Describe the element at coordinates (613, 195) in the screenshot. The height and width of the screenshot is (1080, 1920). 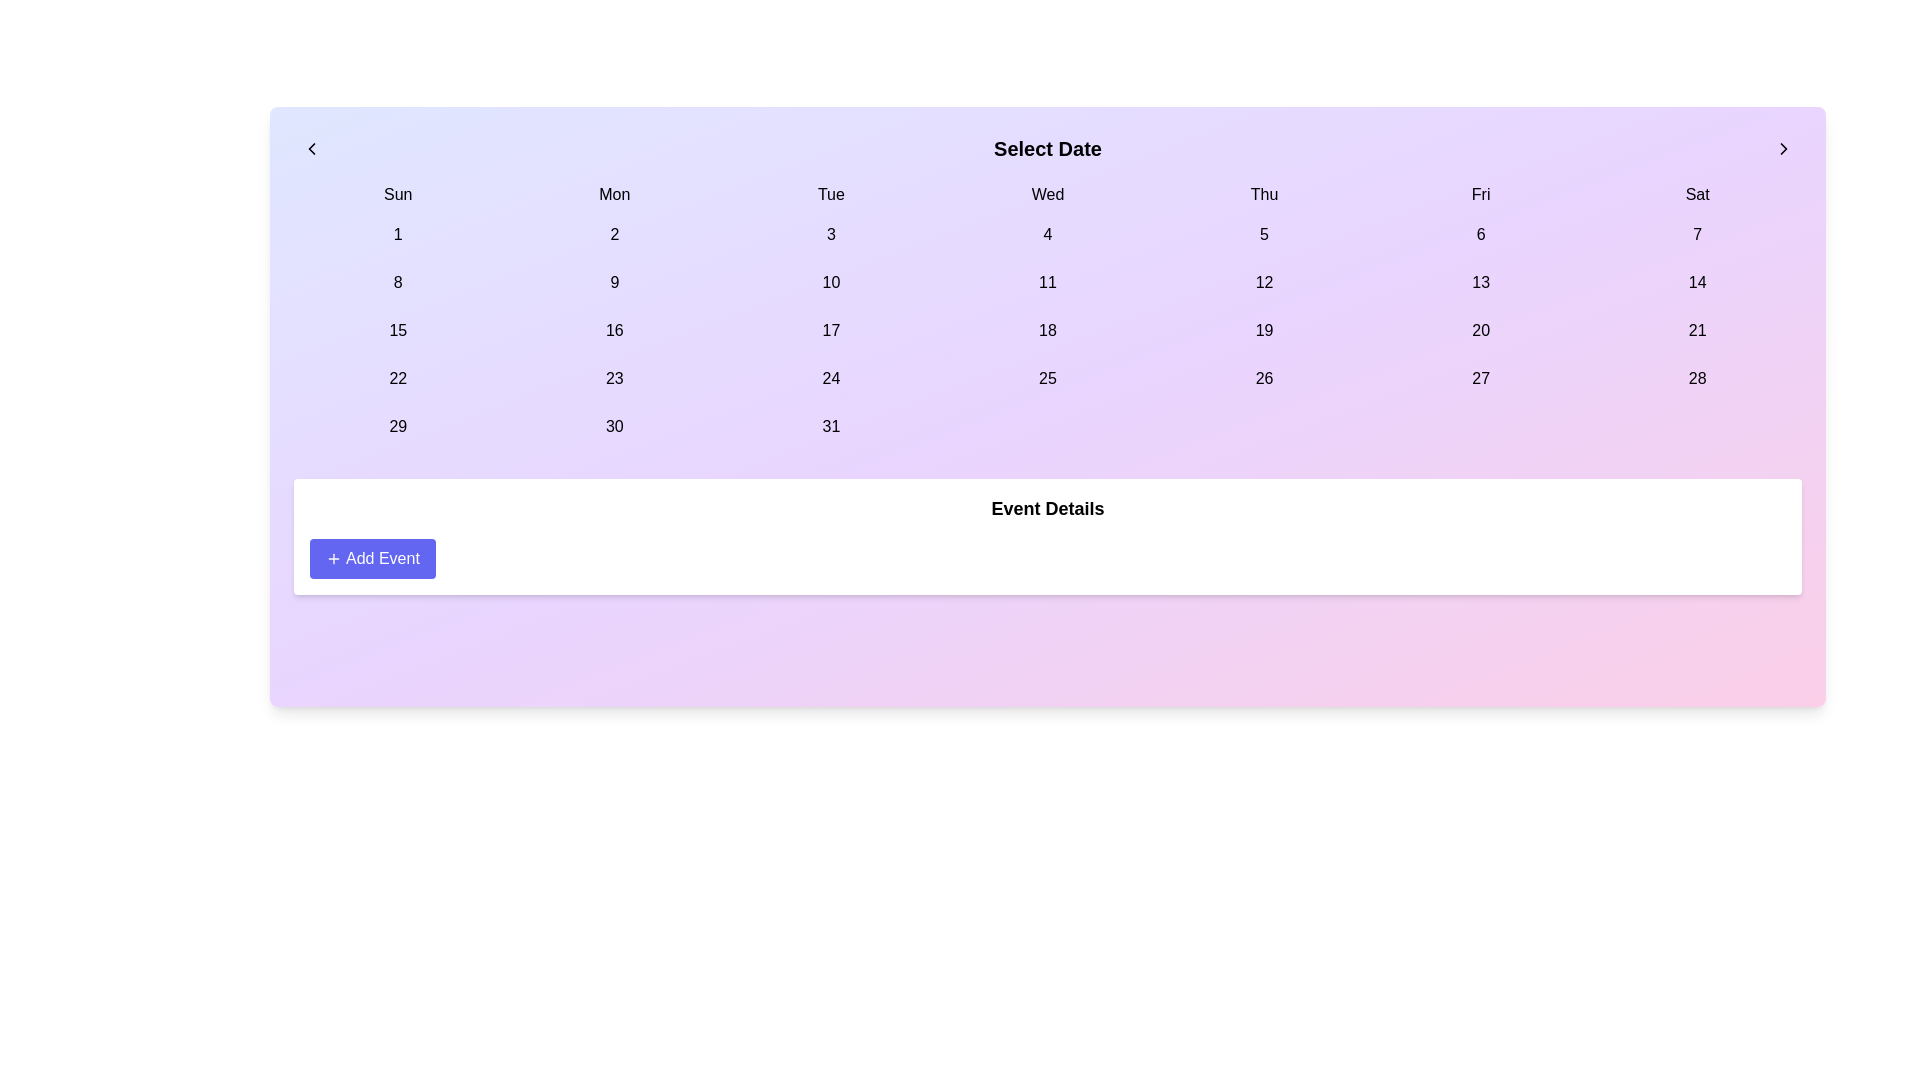
I see `the Text label displaying 'Mon' in the second column of the top row of a calendar grid` at that location.